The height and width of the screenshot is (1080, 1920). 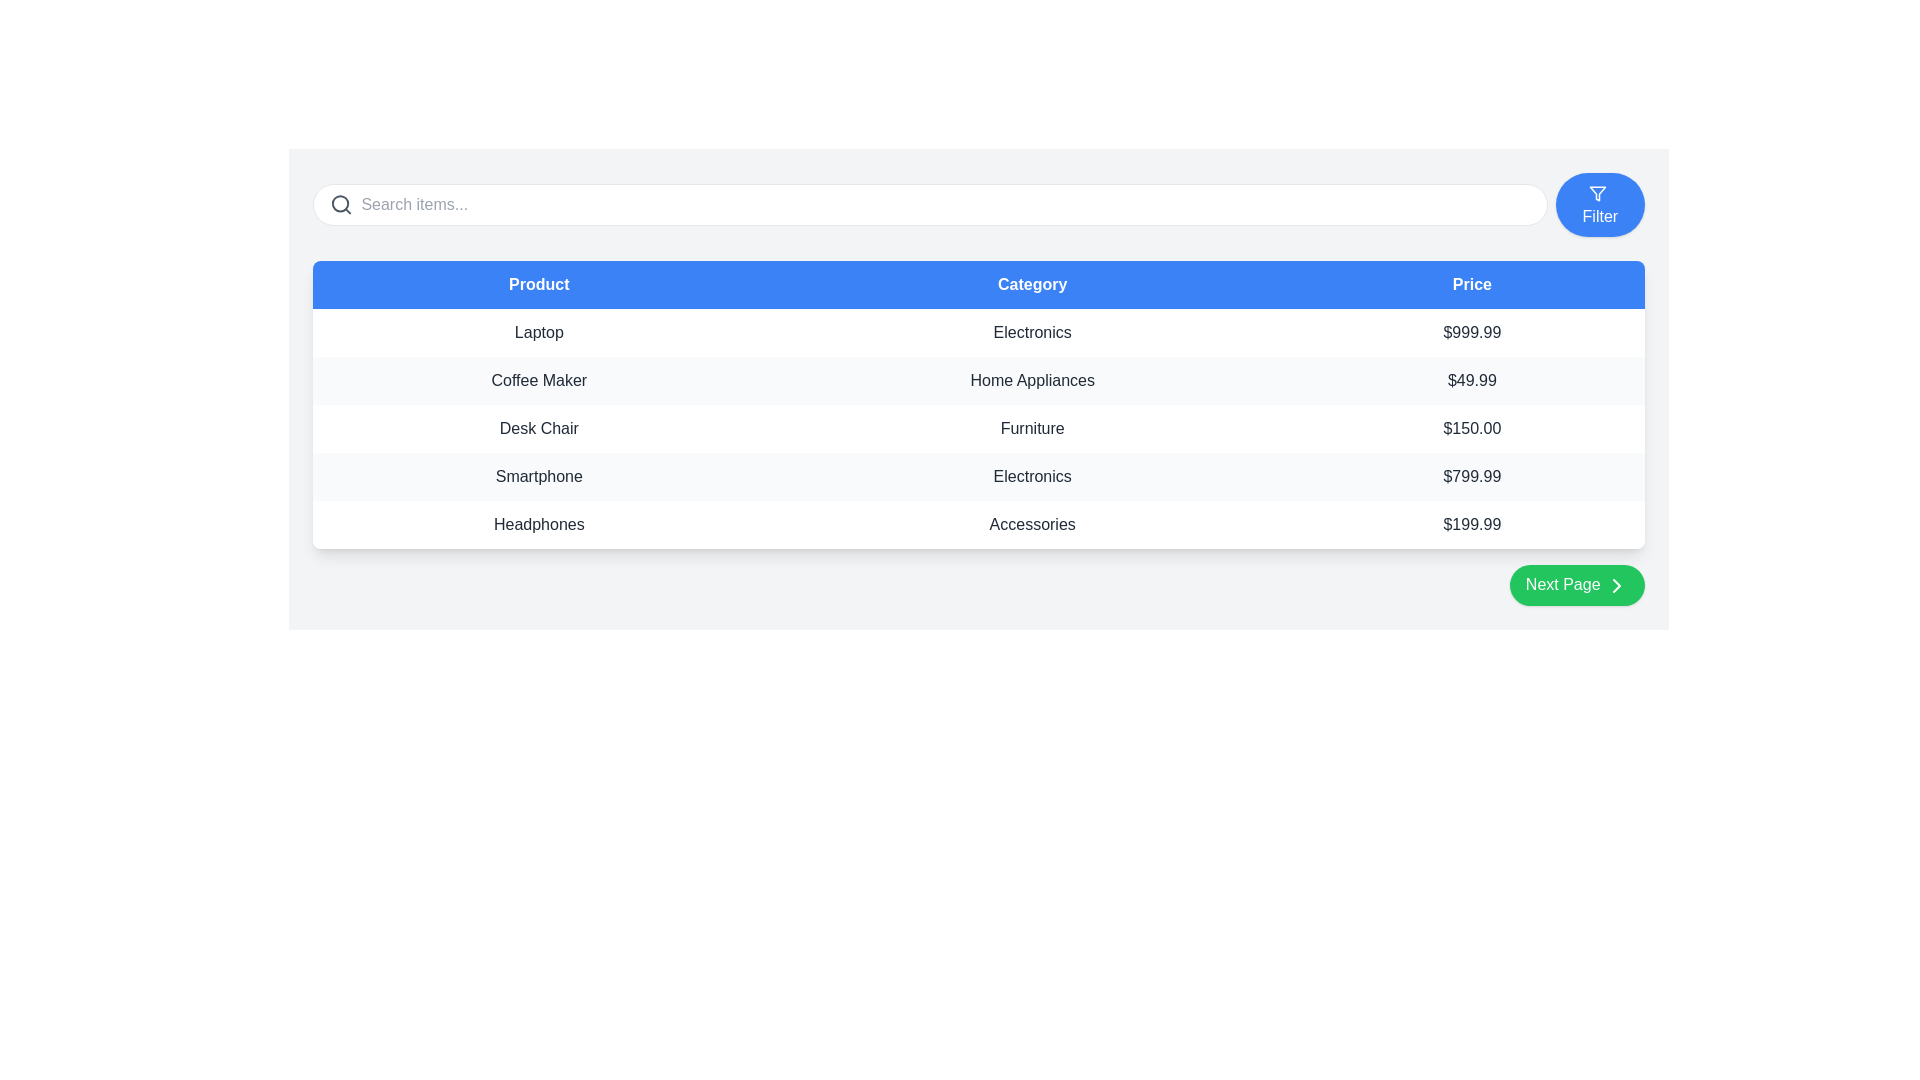 I want to click on the Table Header Cell labeled 'Category', which is styled with a bold white font on a blue background and is the middle label in a tri-column header row, so click(x=1032, y=285).